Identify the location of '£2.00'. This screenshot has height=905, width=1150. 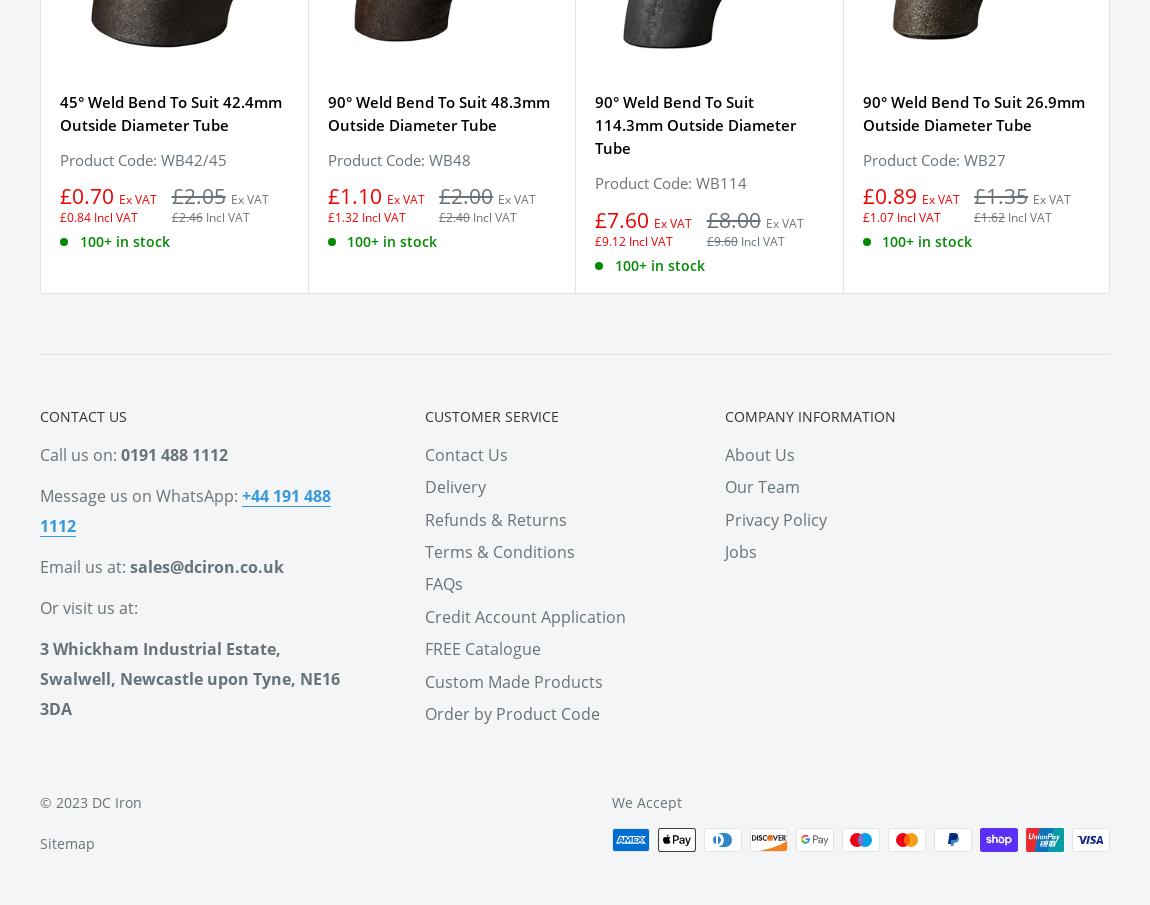
(465, 196).